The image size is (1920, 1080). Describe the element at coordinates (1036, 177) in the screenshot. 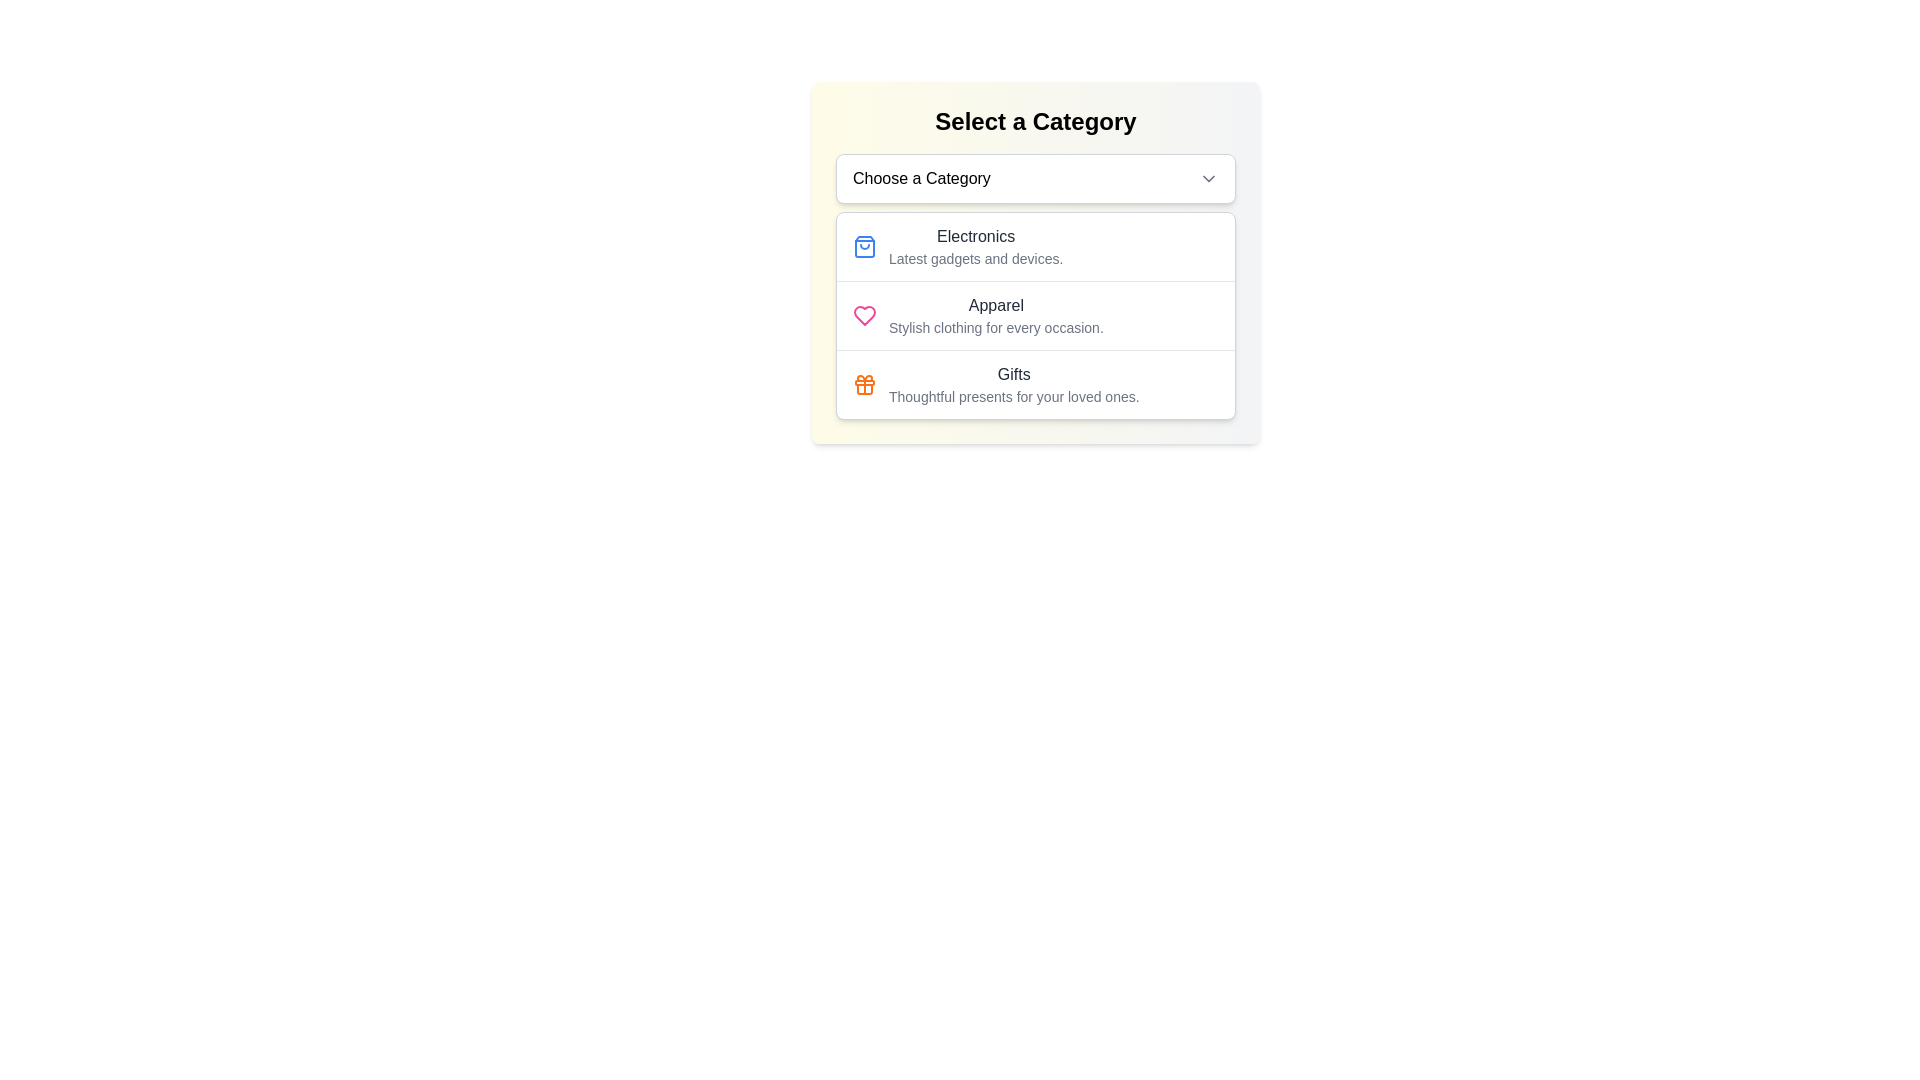

I see `the dropdown menu trigger button labeled 'Choose a Category'` at that location.